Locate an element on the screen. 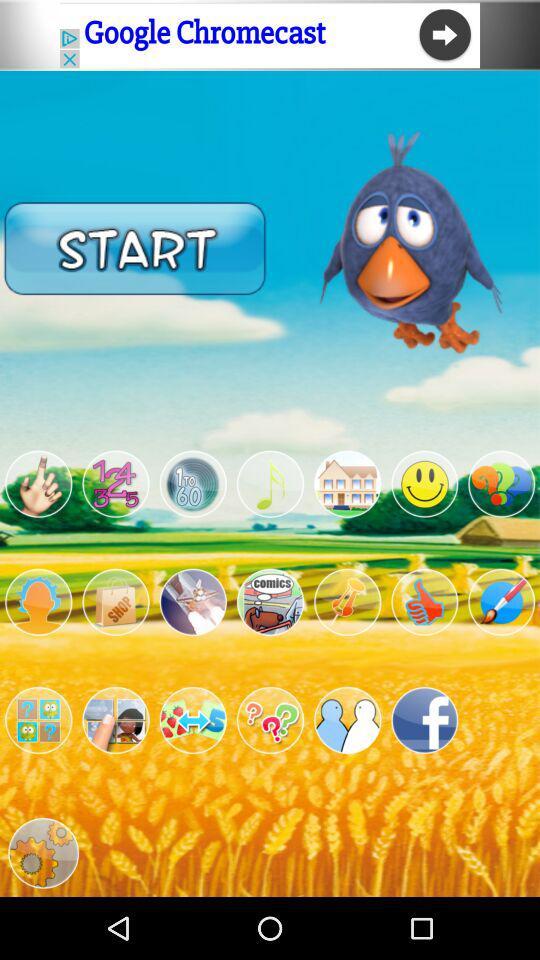  check contacts is located at coordinates (346, 720).